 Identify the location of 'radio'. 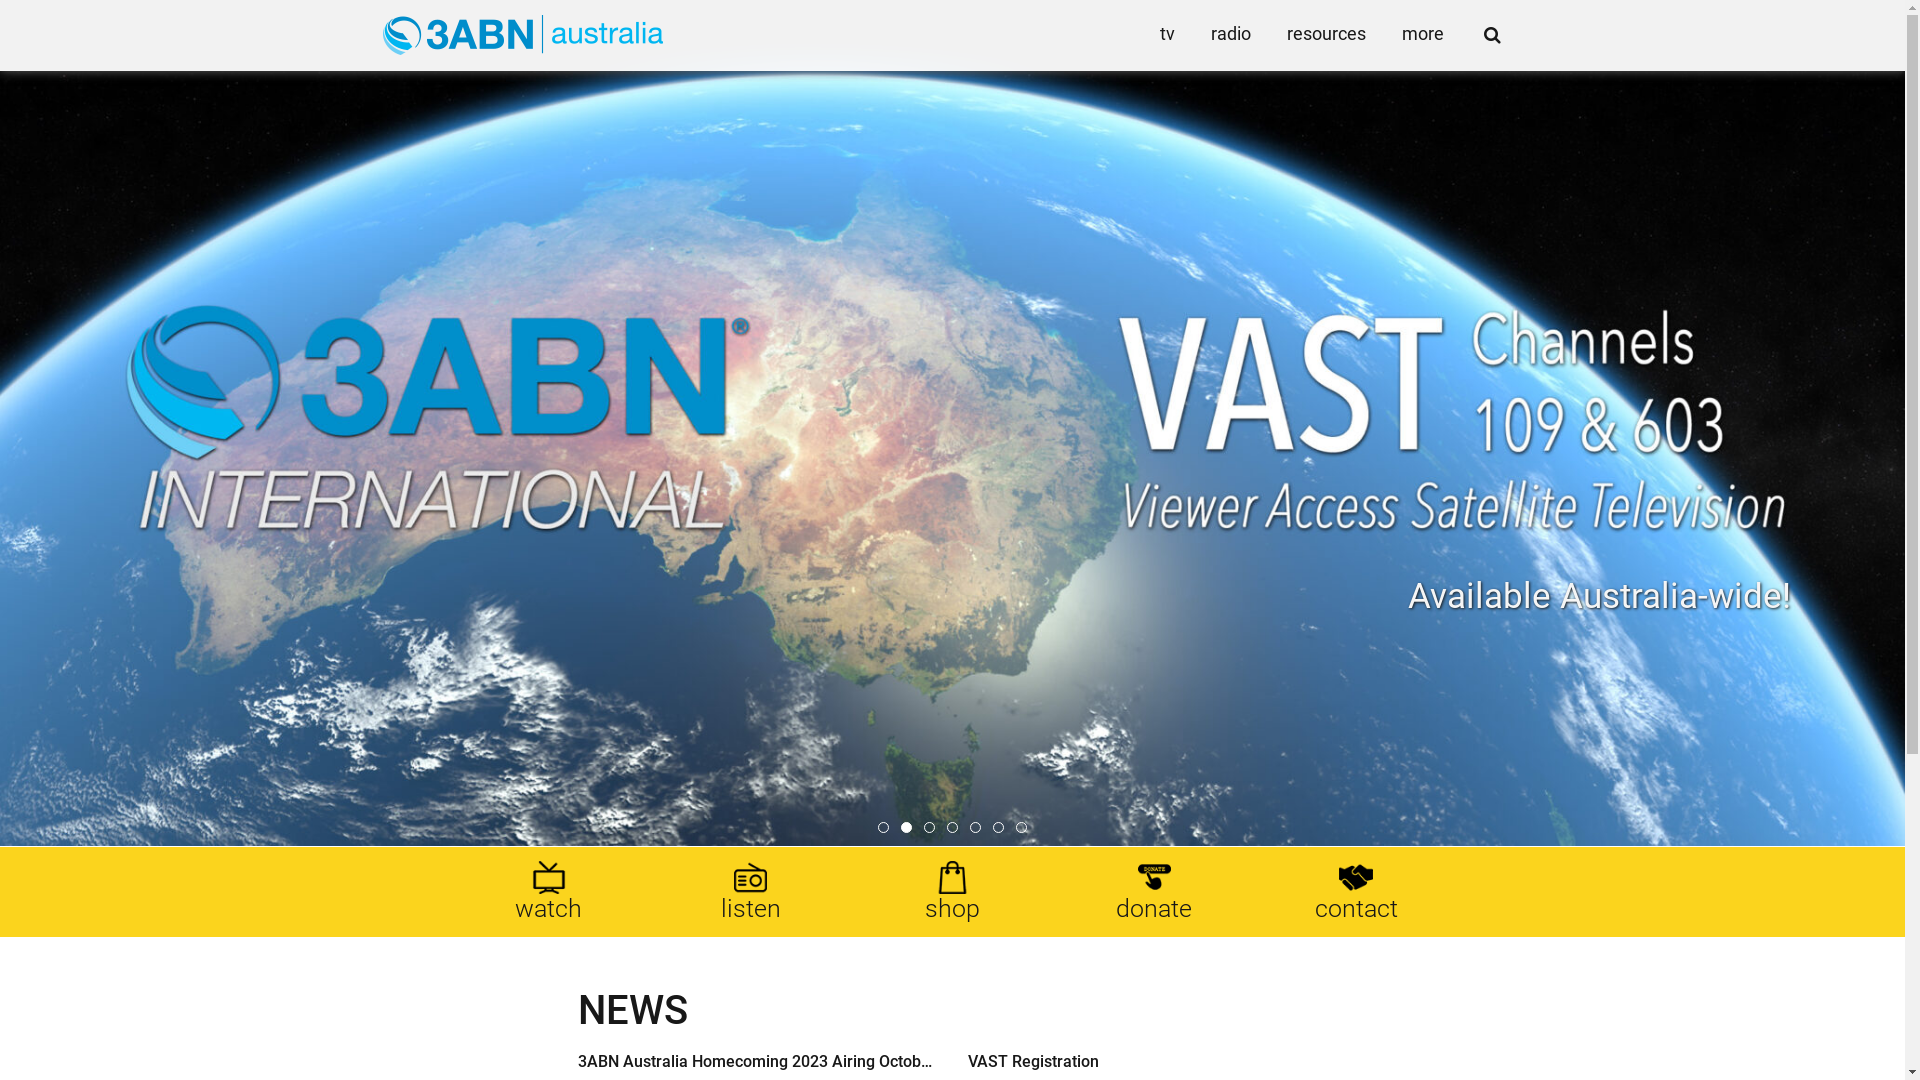
(1228, 34).